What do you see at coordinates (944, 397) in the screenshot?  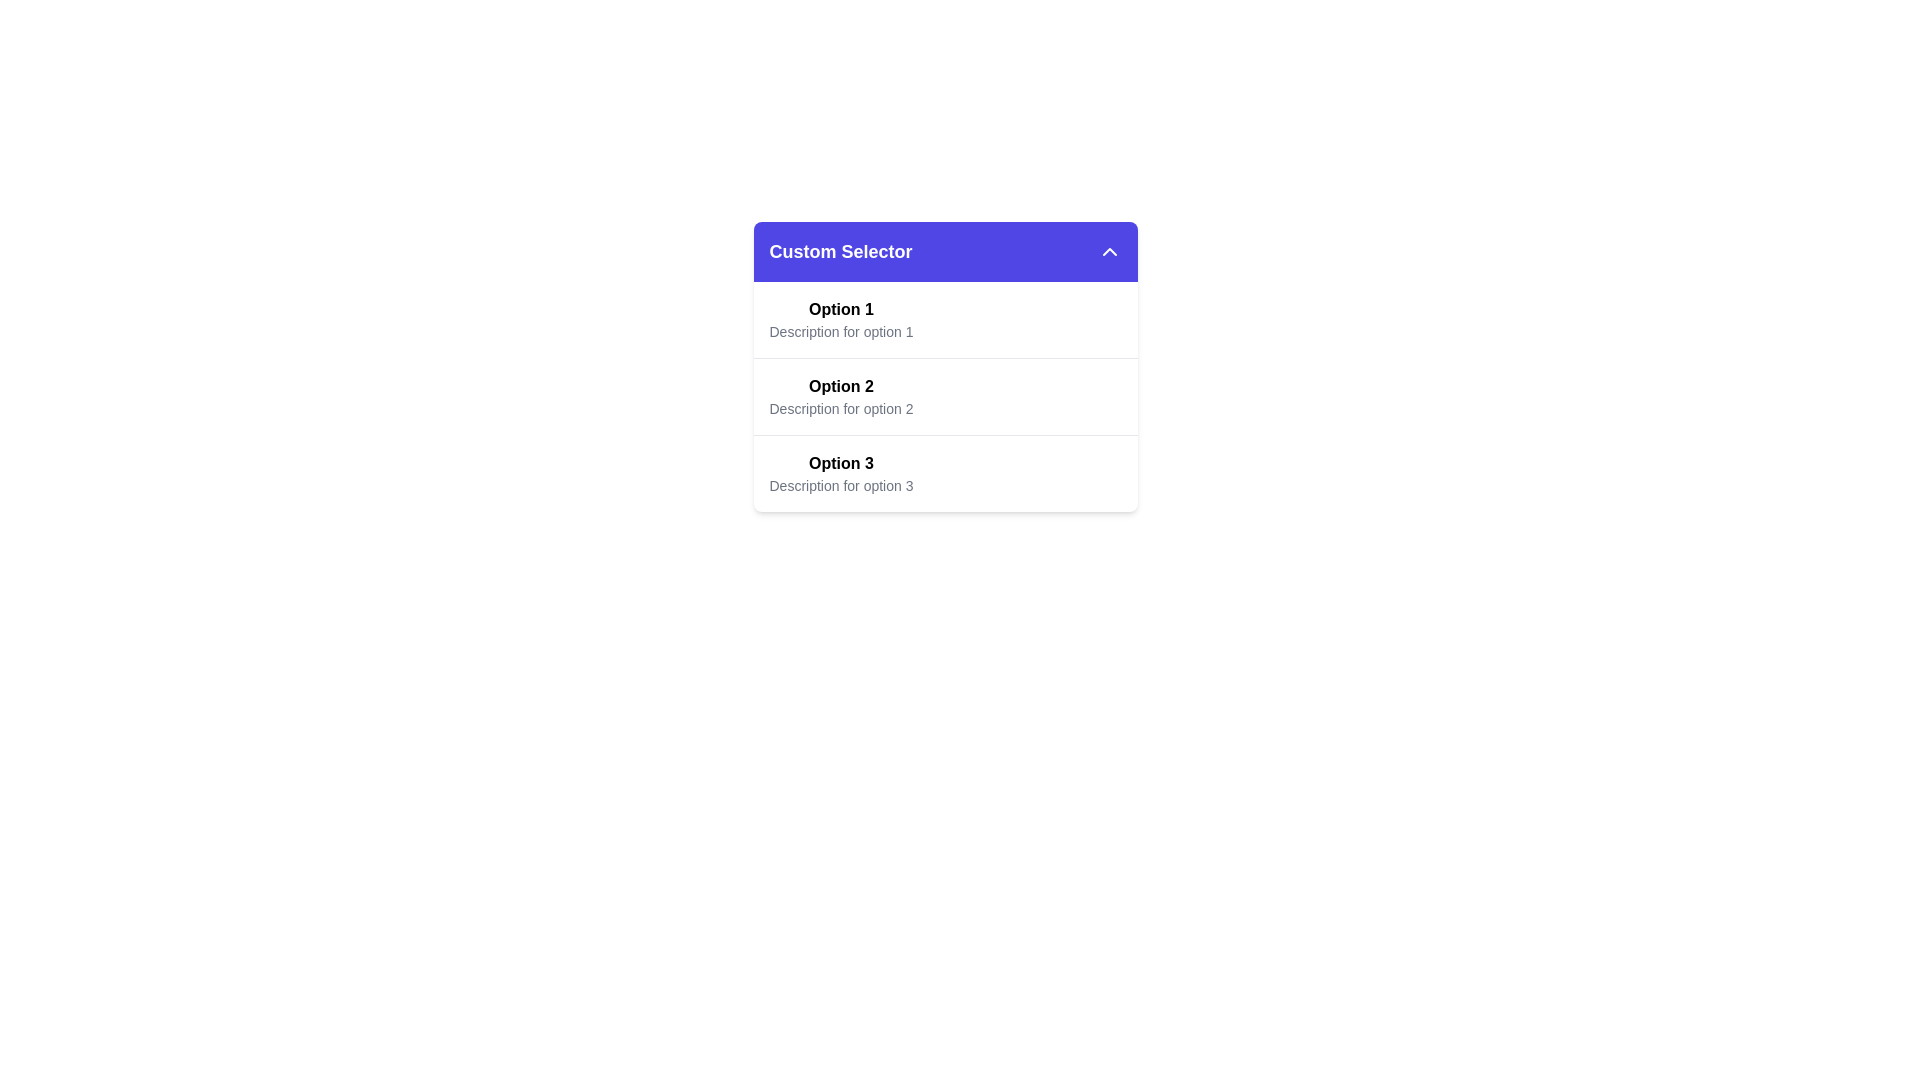 I see `the list item labeled 'Option 2'` at bounding box center [944, 397].